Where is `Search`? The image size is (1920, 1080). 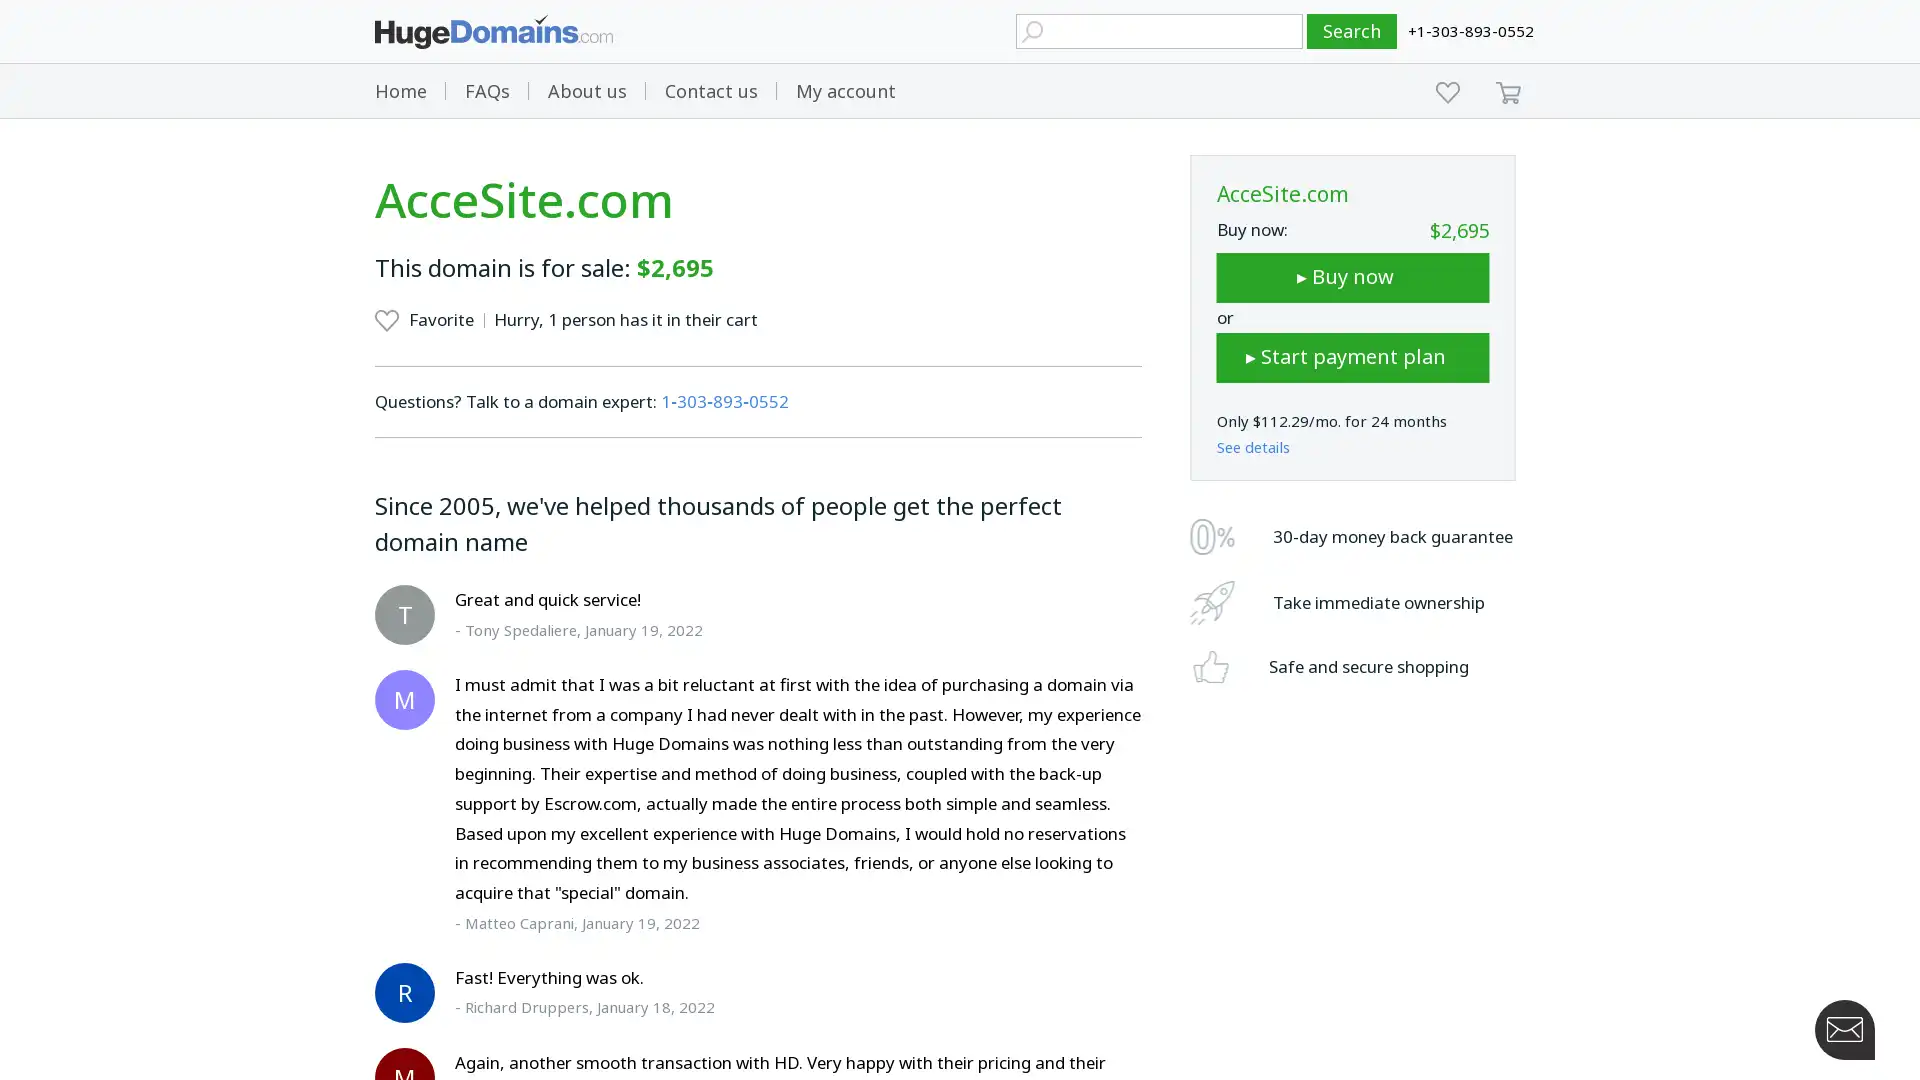
Search is located at coordinates (1352, 31).